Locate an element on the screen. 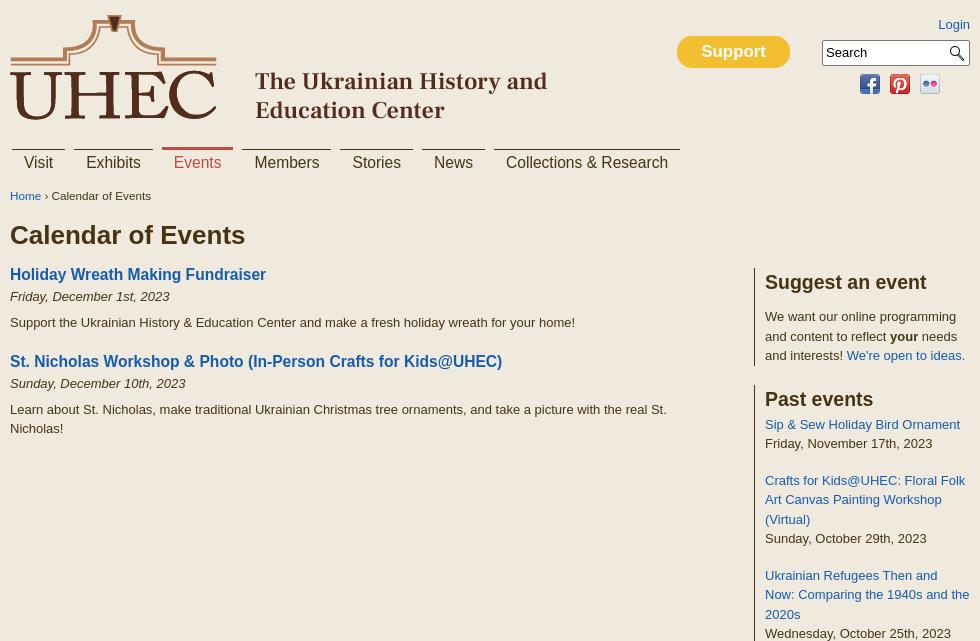 This screenshot has height=641, width=980. 'Support' is located at coordinates (733, 51).